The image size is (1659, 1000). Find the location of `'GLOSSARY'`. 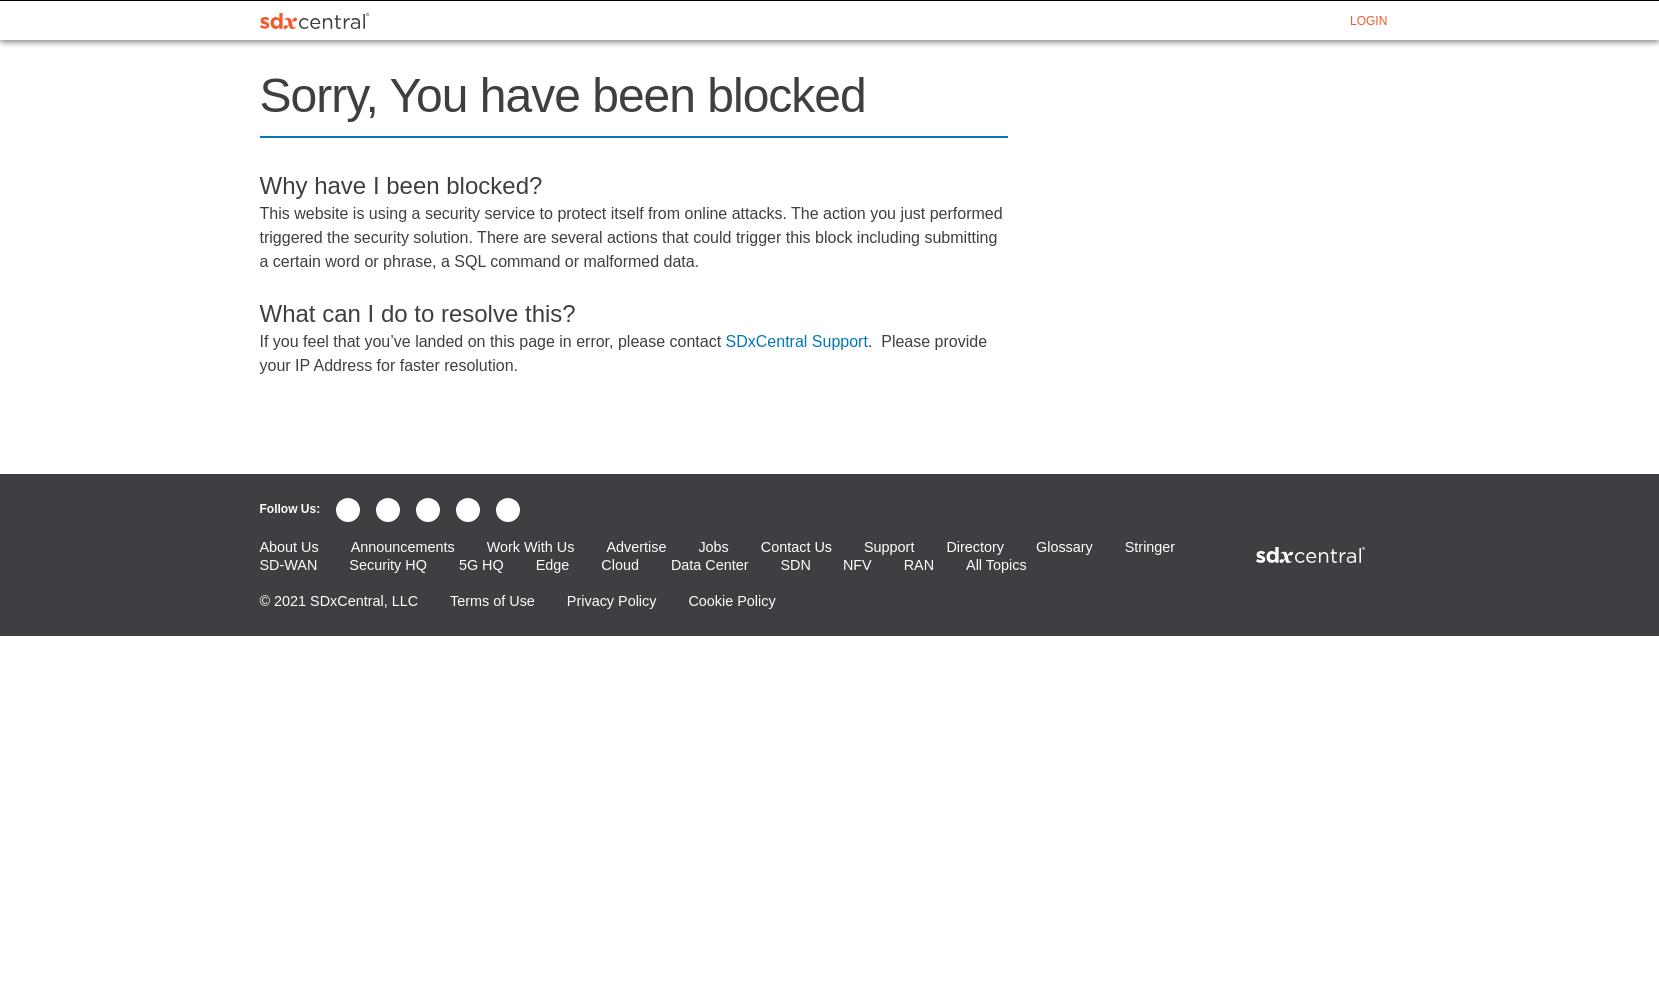

'GLOSSARY' is located at coordinates (1334, 21).